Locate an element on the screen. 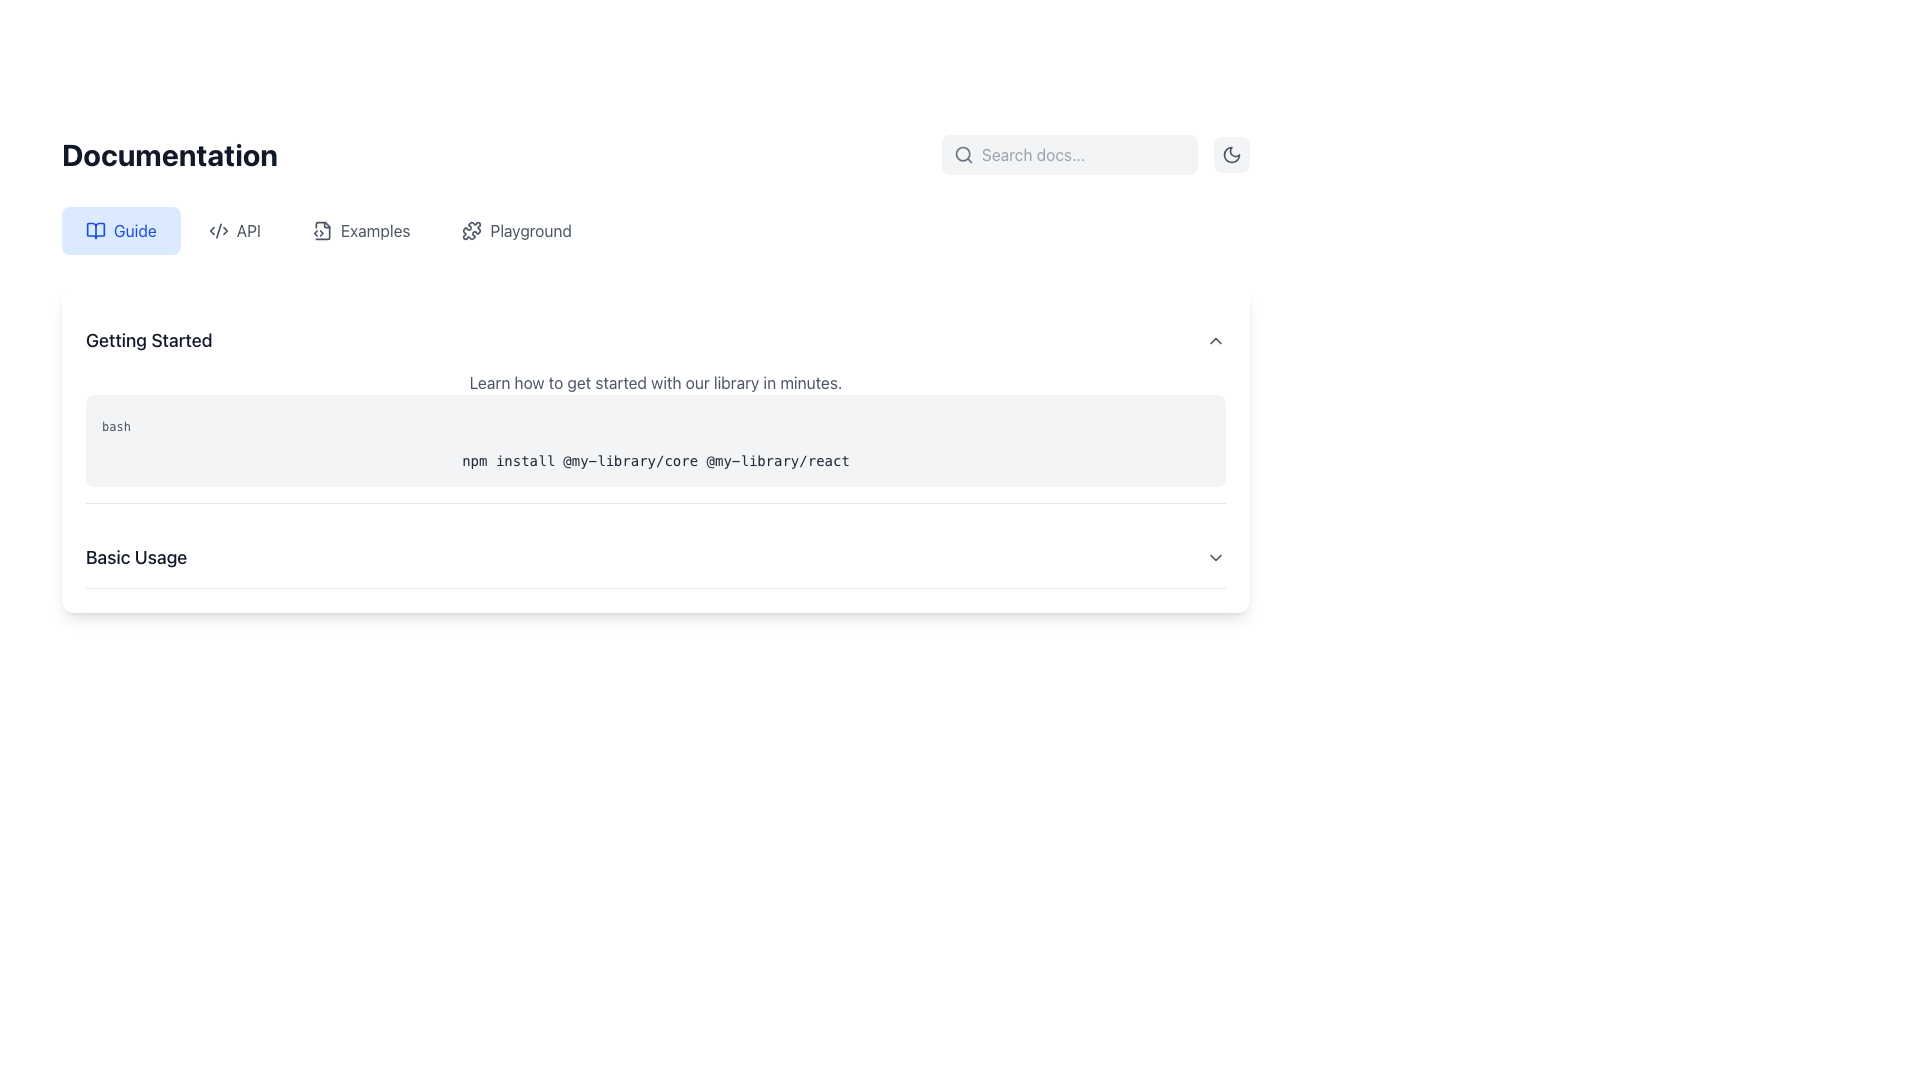  the 'Guide' text label within the navigation button is located at coordinates (134, 230).